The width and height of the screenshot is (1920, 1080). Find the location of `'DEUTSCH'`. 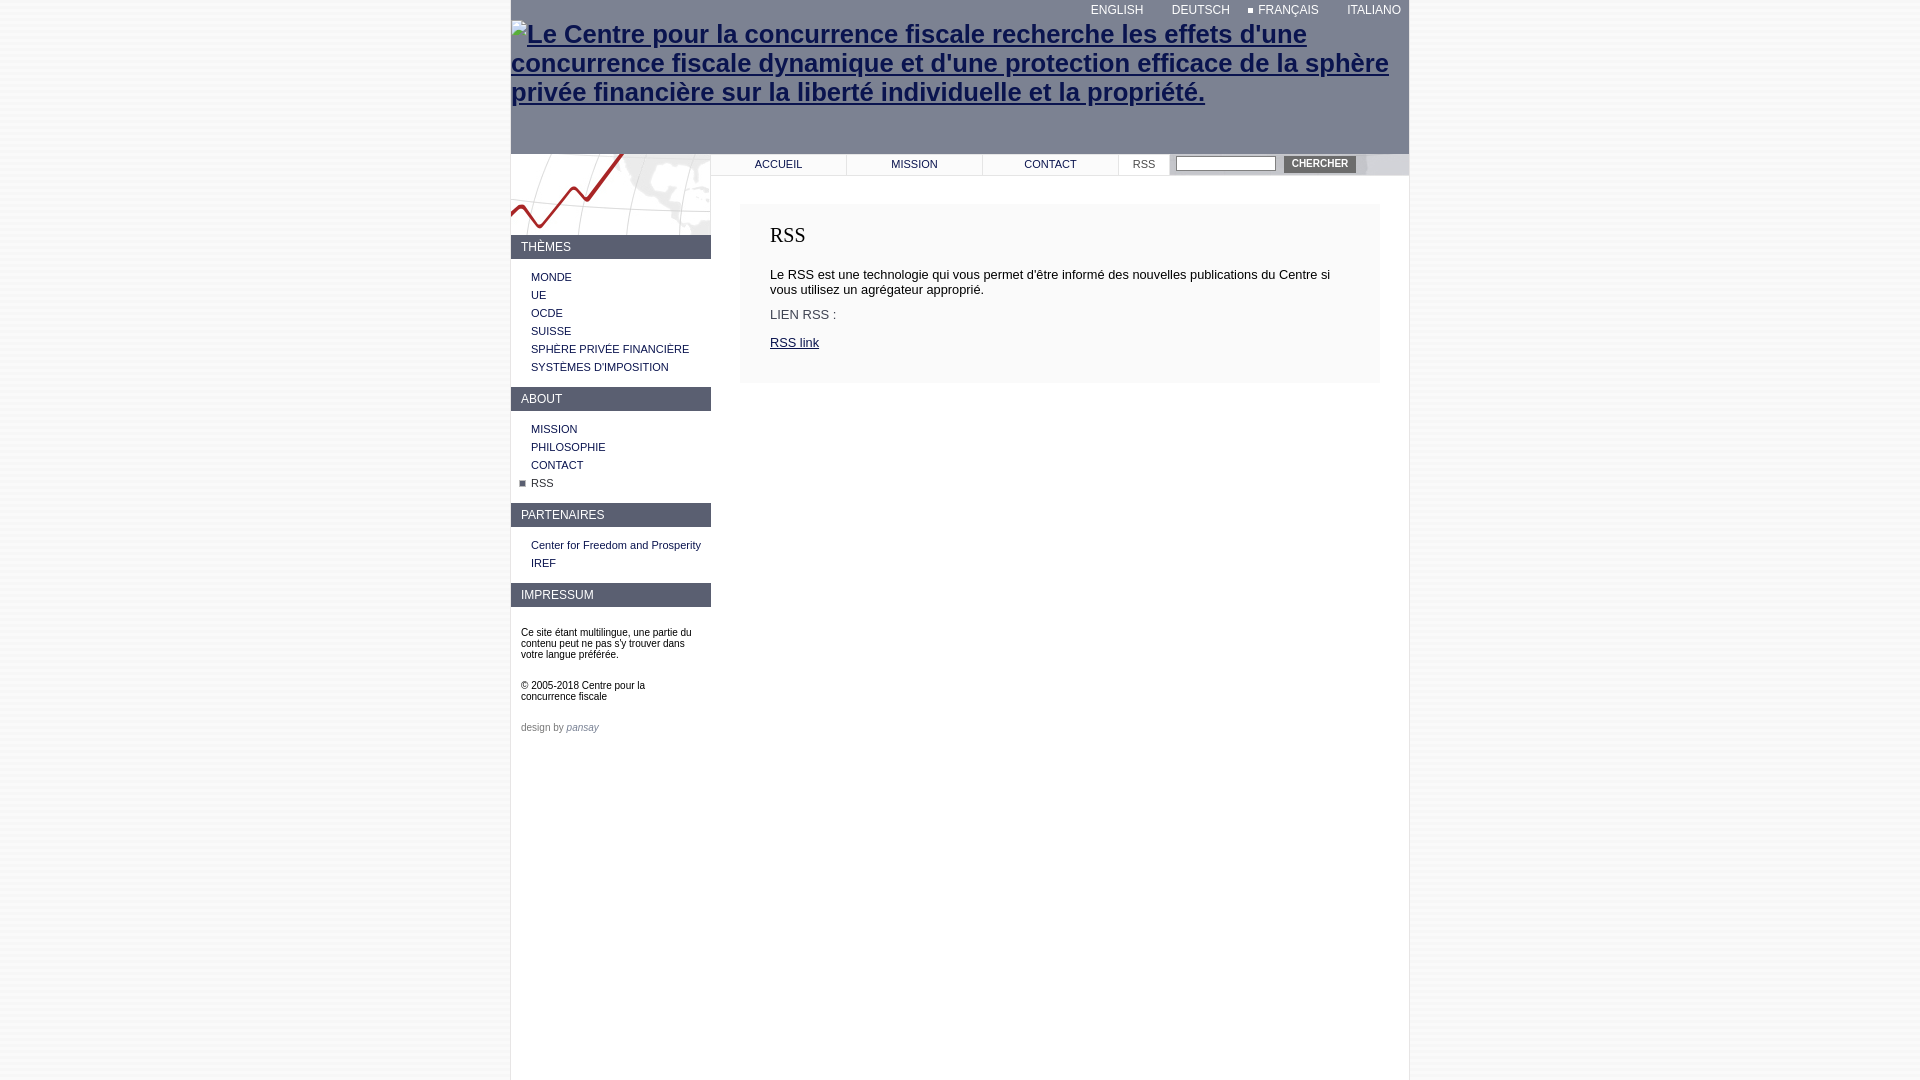

'DEUTSCH' is located at coordinates (1161, 10).